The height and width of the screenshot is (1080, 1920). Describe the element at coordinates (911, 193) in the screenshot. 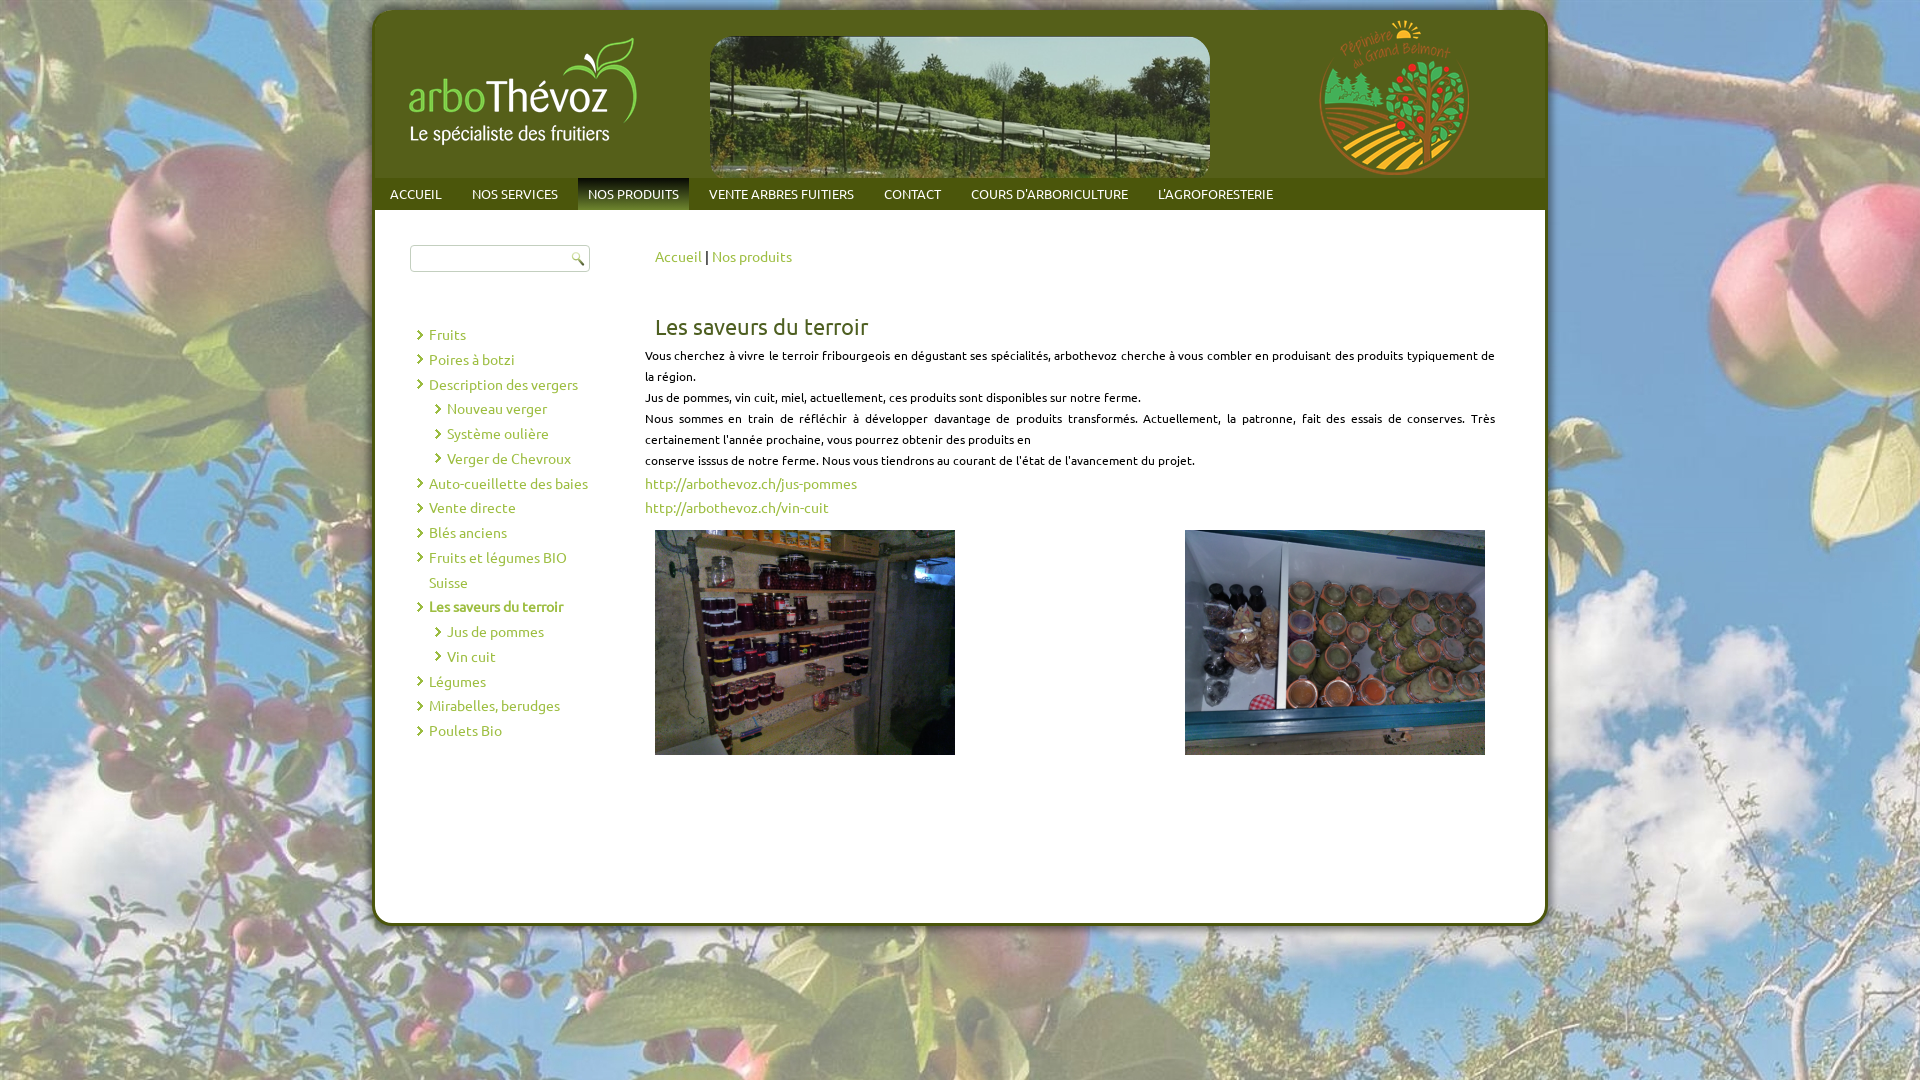

I see `'CONTACT'` at that location.